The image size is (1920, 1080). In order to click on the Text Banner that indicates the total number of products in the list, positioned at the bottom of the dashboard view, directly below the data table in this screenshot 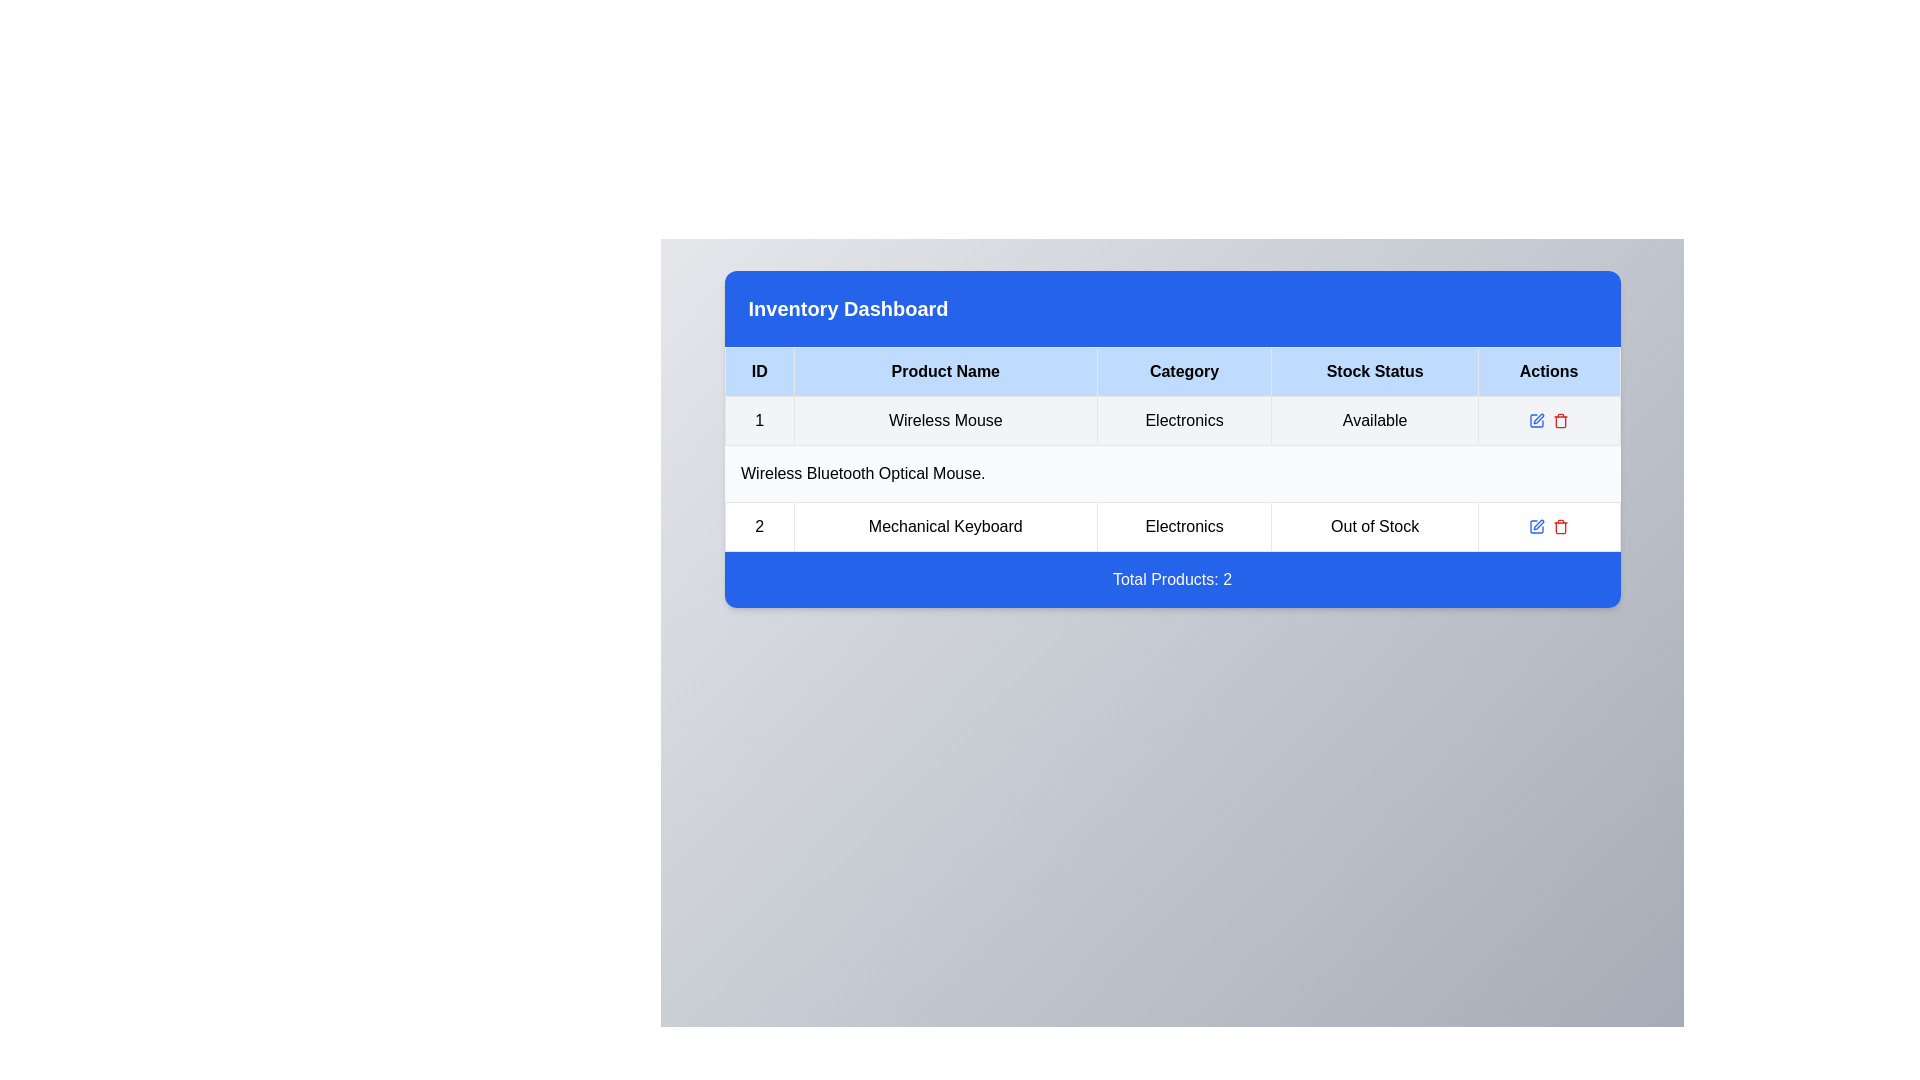, I will do `click(1172, 579)`.